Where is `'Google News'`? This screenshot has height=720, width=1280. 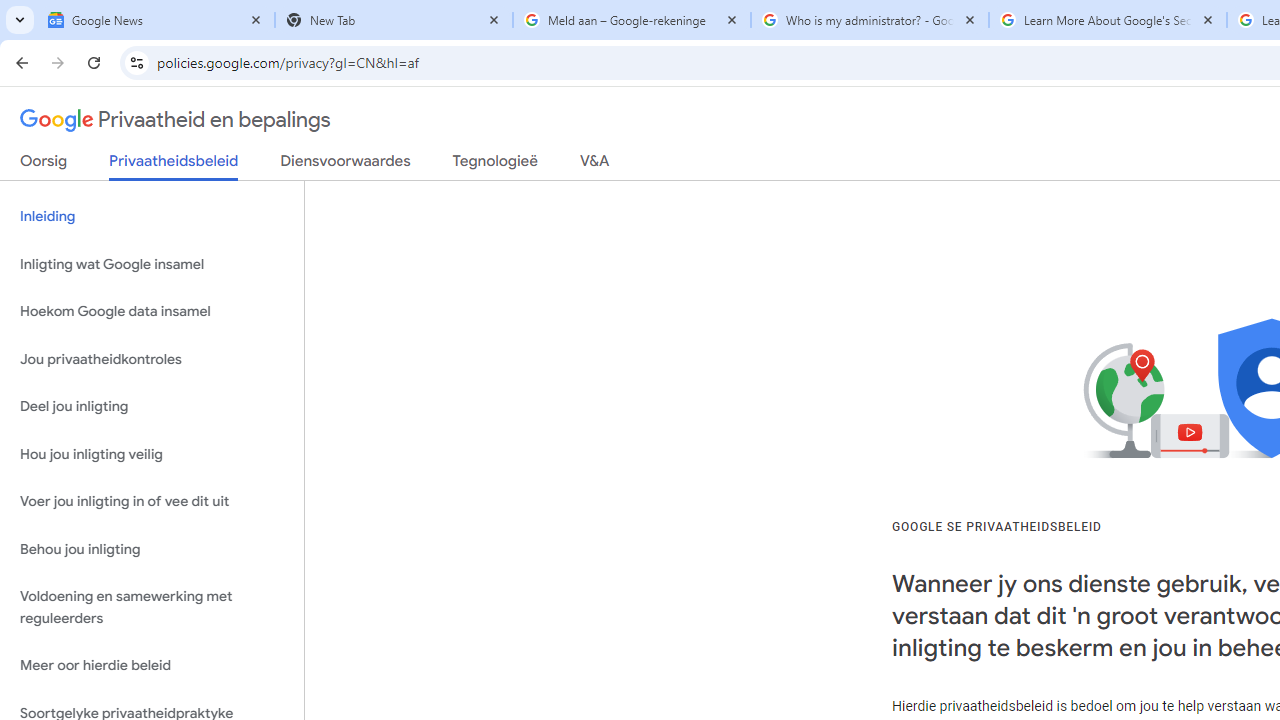 'Google News' is located at coordinates (155, 20).